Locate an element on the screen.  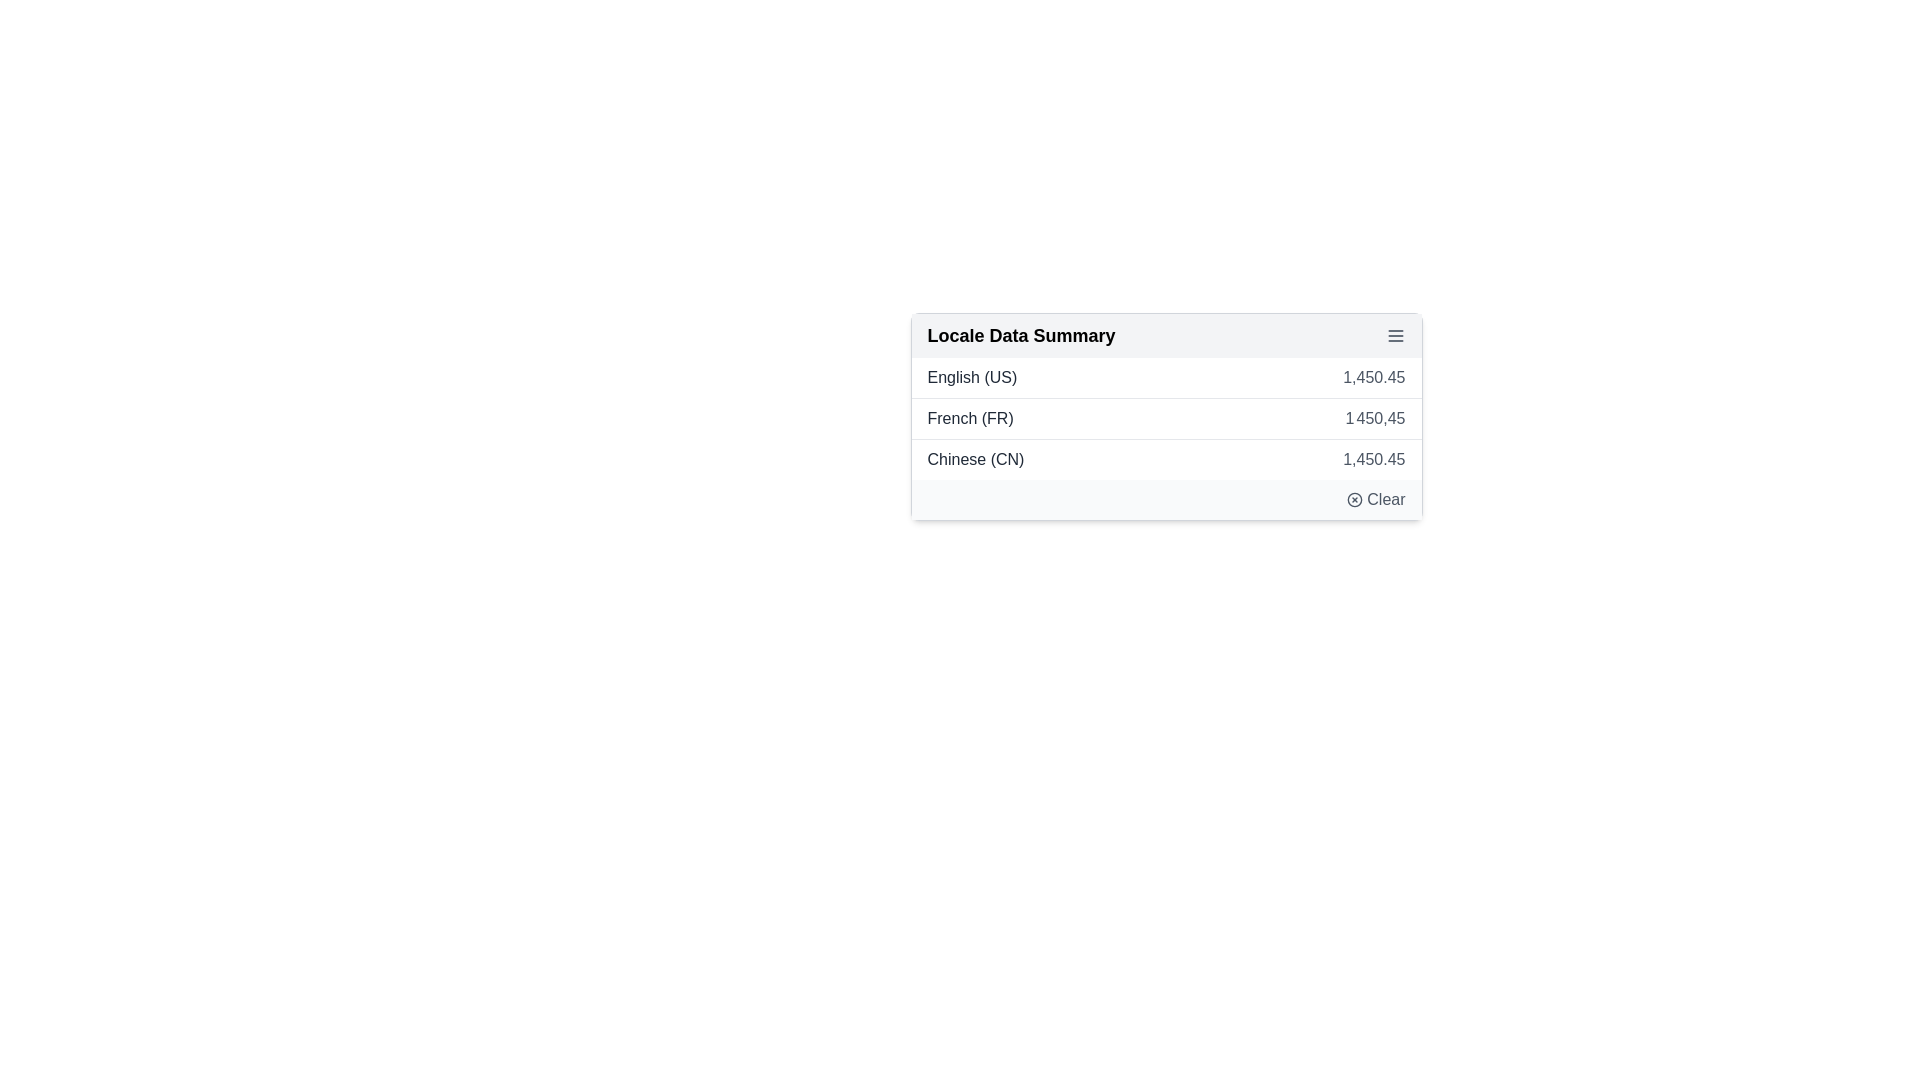
the numeric value text label associated with the 'French (FR)' label in the 'Locale Data Summary' table, which is positioned to the right of the 'French (FR)' label is located at coordinates (1374, 418).